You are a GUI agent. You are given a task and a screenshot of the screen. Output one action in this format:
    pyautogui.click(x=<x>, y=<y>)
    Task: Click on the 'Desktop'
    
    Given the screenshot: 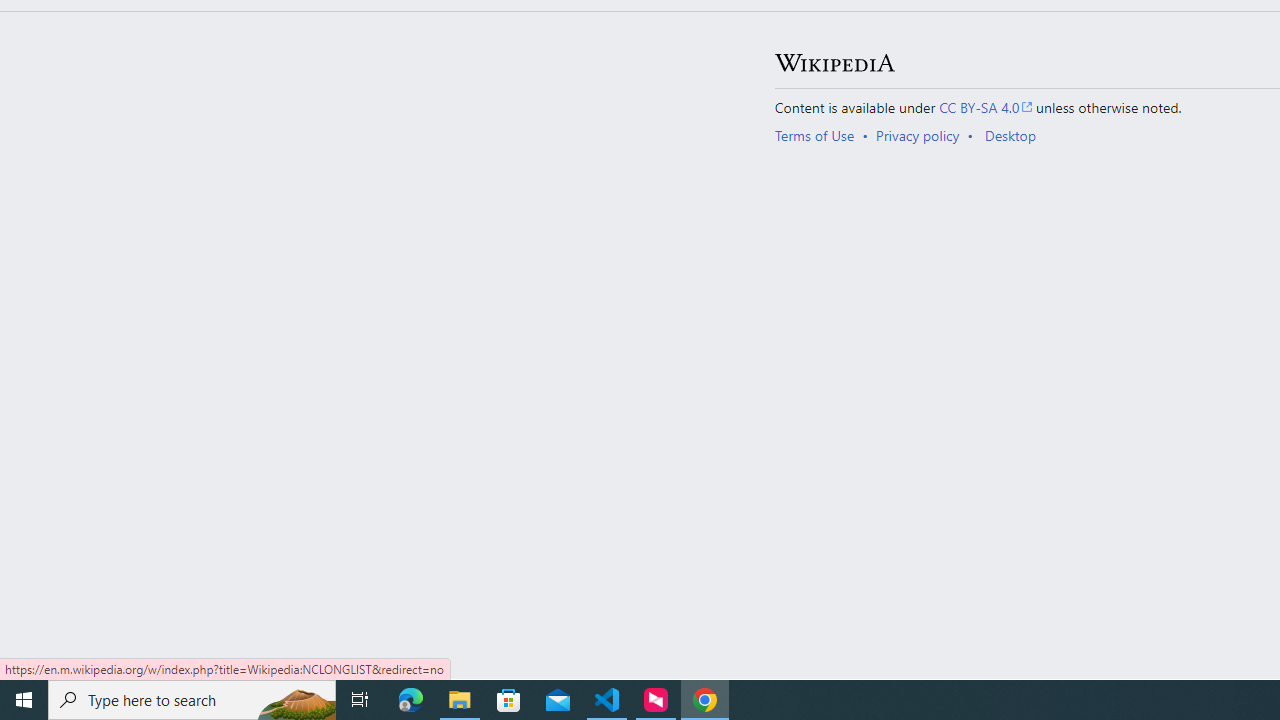 What is the action you would take?
    pyautogui.click(x=1010, y=135)
    